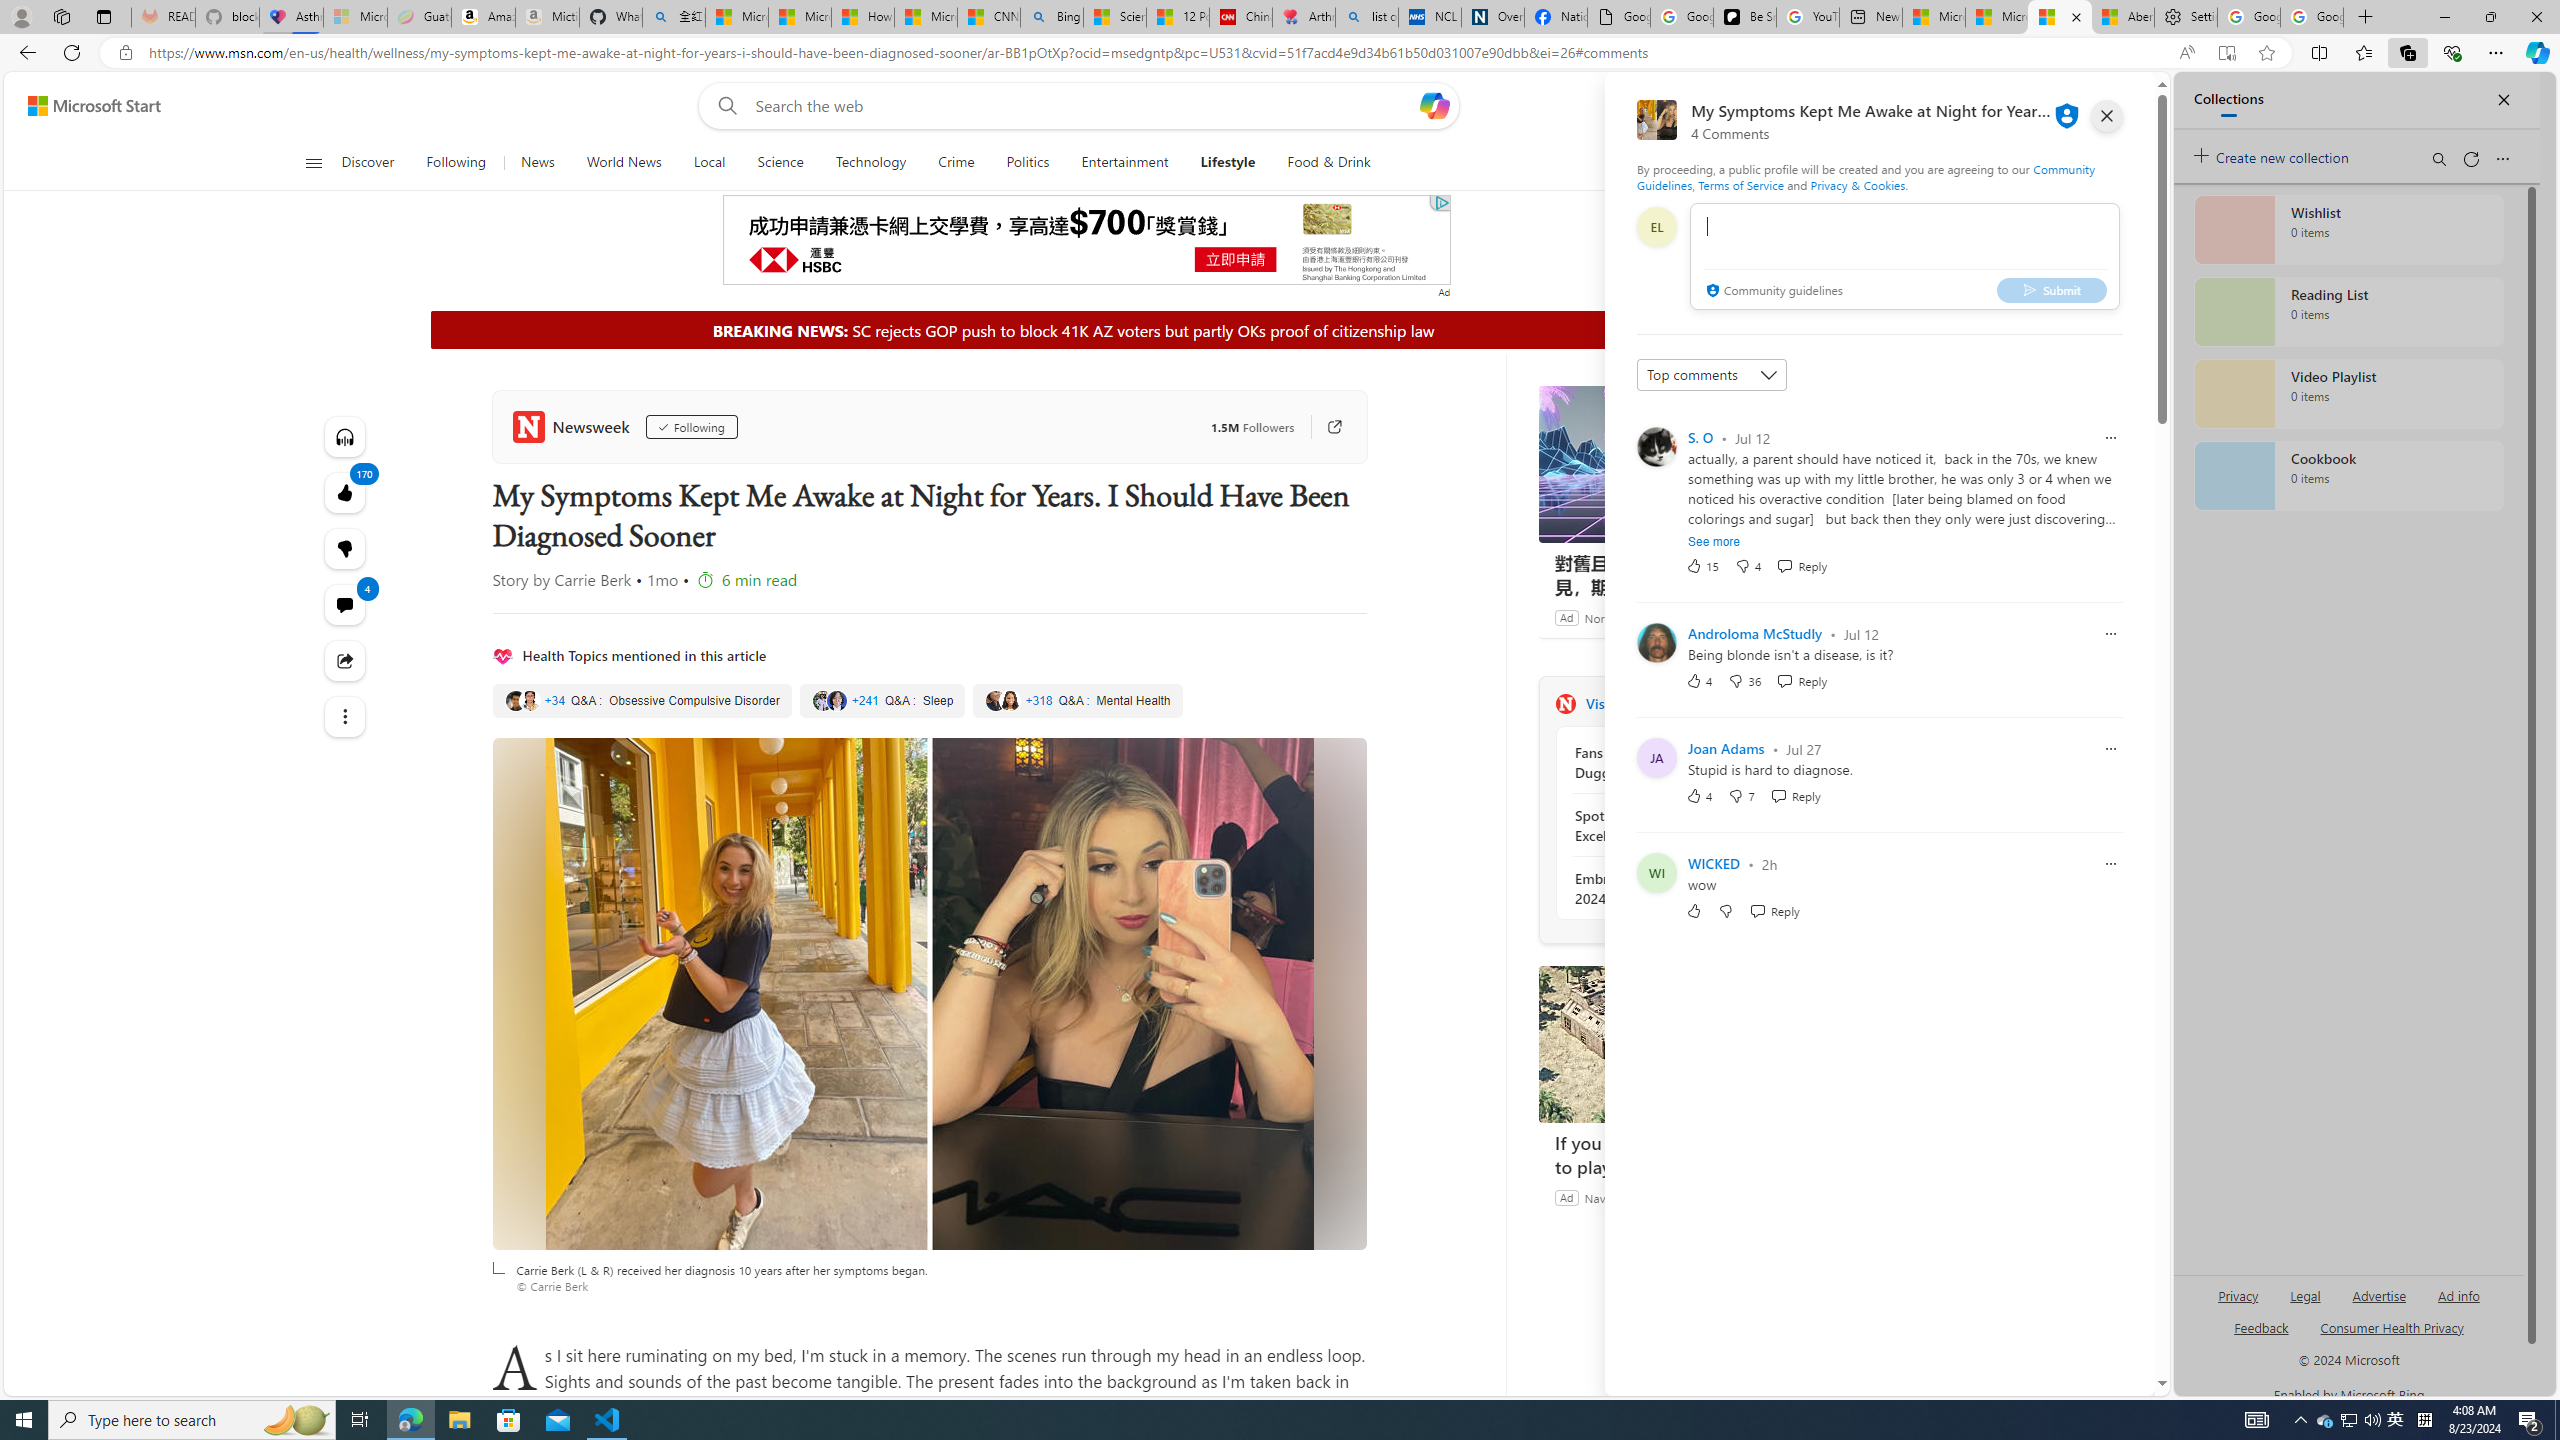  I want to click on 'comment-box', so click(1903, 256).